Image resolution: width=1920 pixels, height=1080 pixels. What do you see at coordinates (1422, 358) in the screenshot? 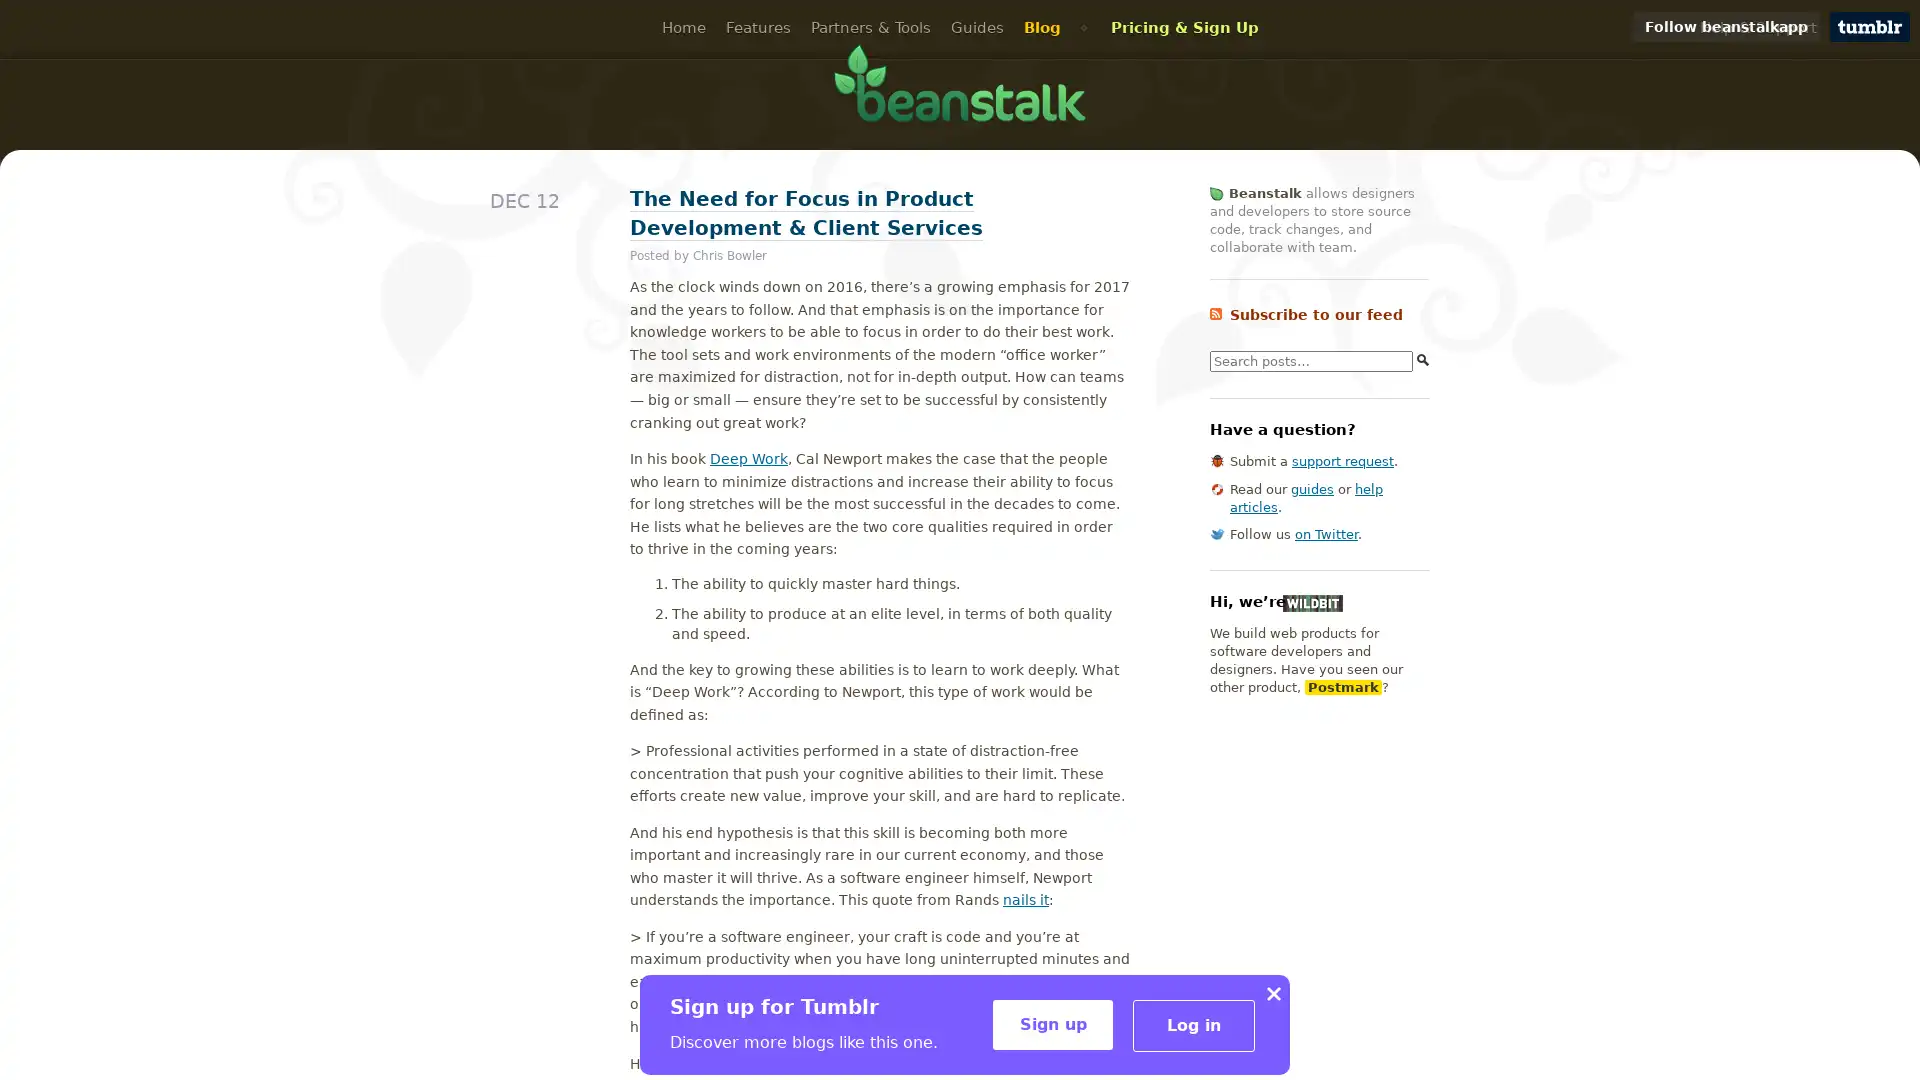
I see `Search` at bounding box center [1422, 358].